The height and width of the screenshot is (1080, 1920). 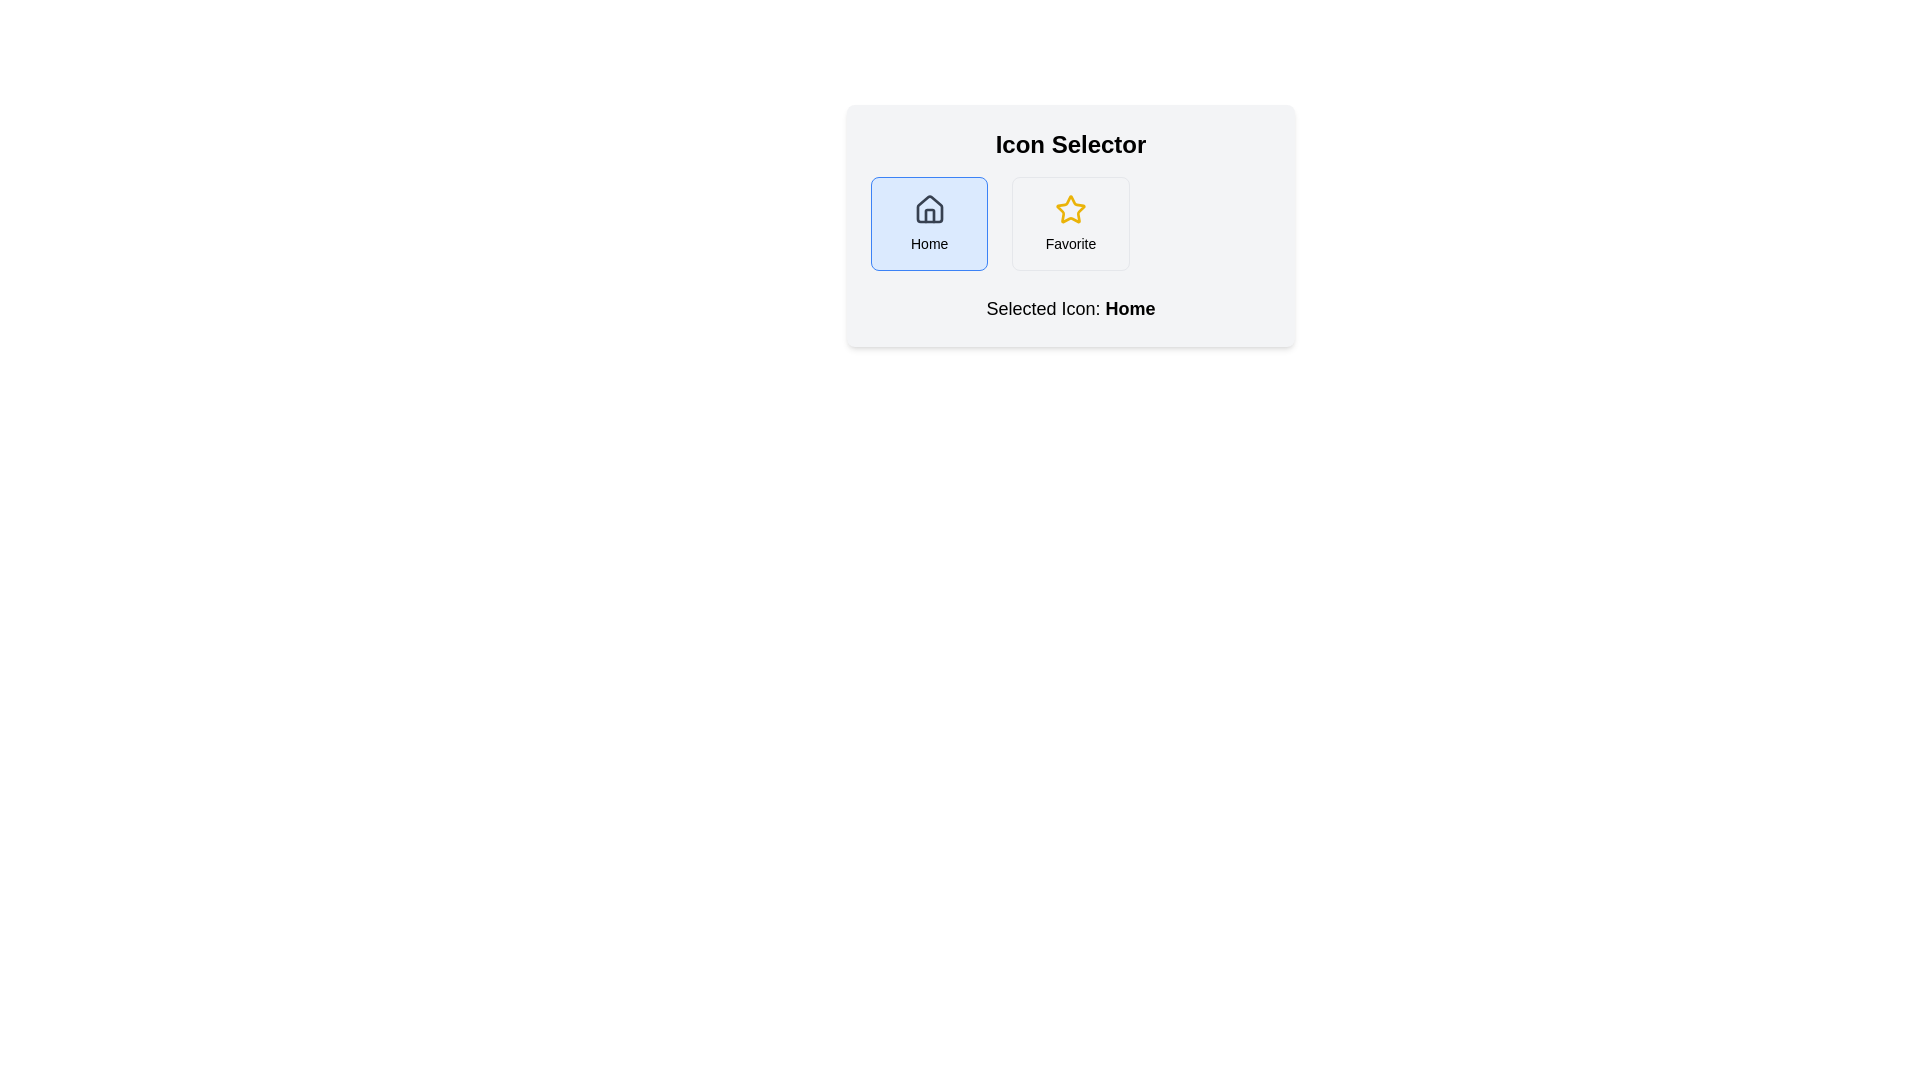 What do you see at coordinates (1069, 223) in the screenshot?
I see `the second clickable card in the grid layout that represents a 'Favorite' option` at bounding box center [1069, 223].